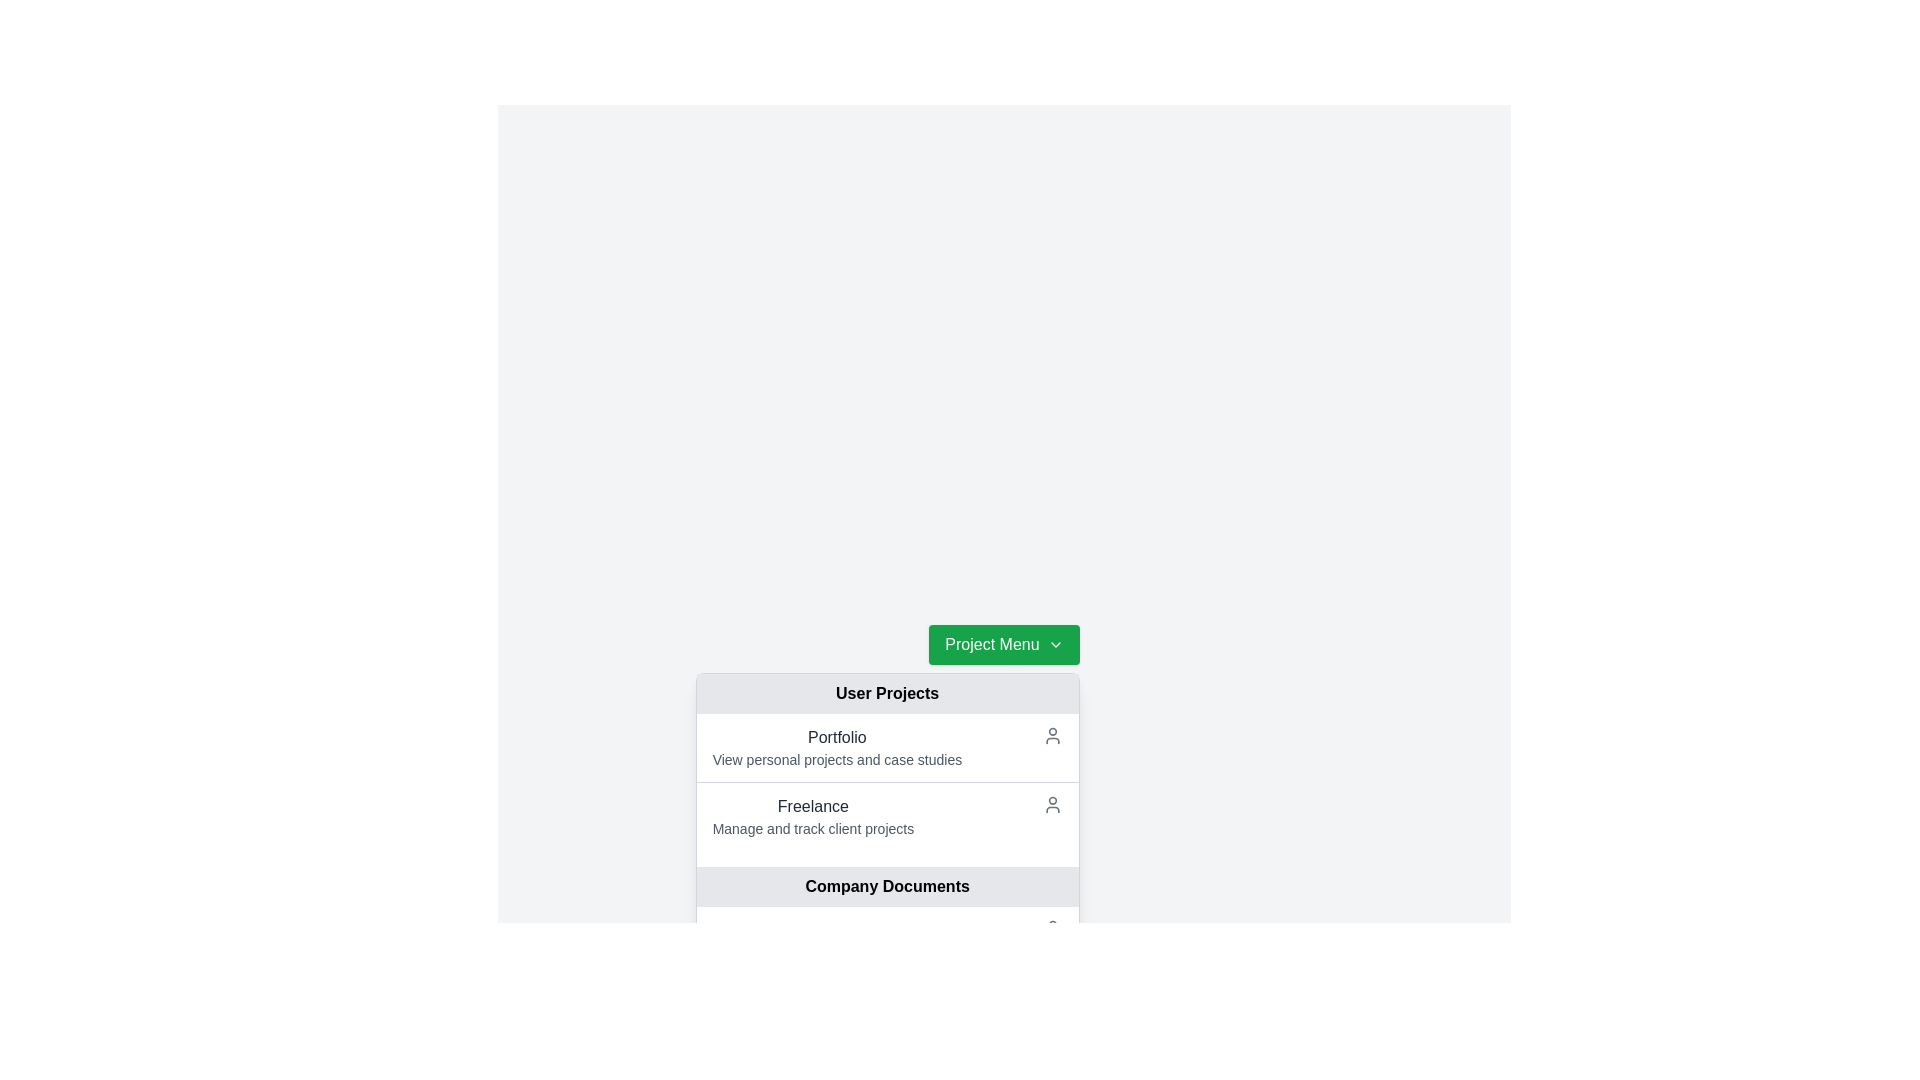  Describe the element at coordinates (886, 748) in the screenshot. I see `the first list item under the 'User Projects' section` at that location.